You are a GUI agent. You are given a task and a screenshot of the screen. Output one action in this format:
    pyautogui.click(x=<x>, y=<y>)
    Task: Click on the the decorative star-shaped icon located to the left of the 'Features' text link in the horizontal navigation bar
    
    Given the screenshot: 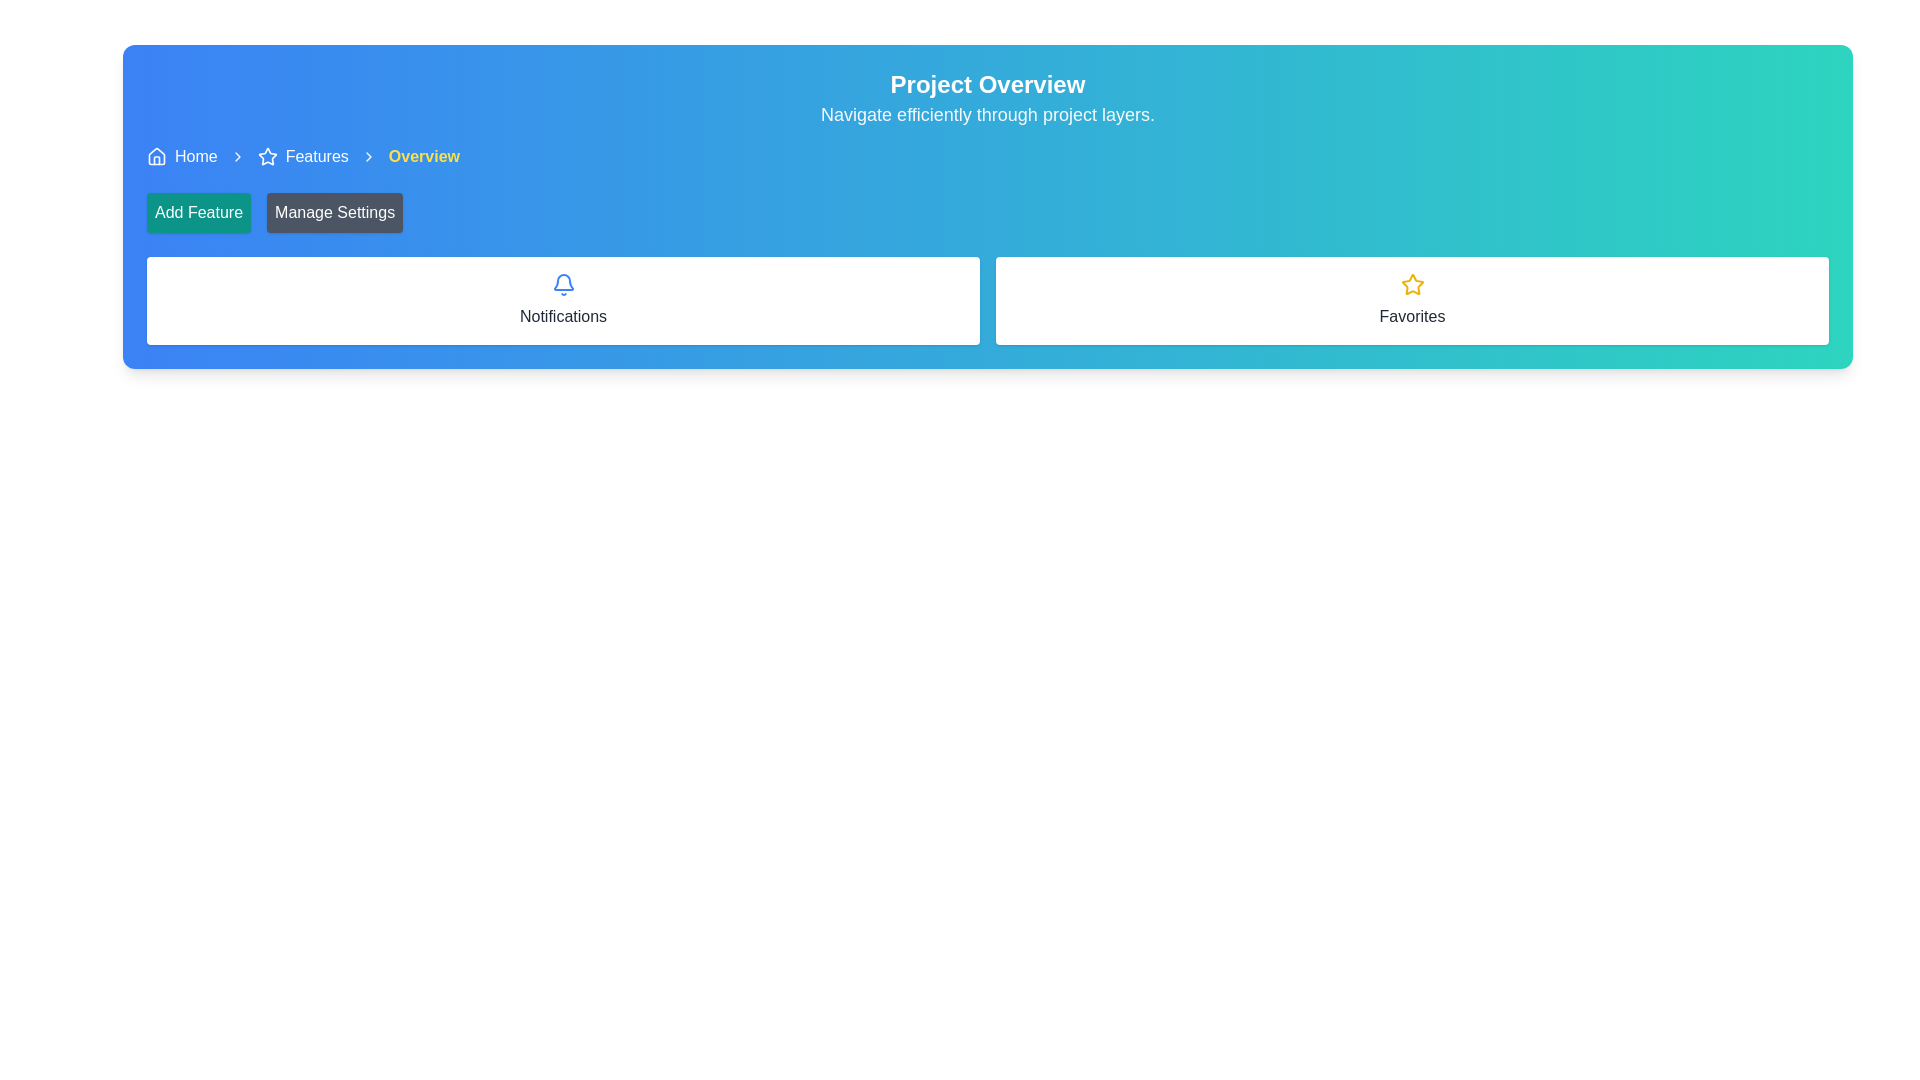 What is the action you would take?
    pyautogui.click(x=266, y=156)
    